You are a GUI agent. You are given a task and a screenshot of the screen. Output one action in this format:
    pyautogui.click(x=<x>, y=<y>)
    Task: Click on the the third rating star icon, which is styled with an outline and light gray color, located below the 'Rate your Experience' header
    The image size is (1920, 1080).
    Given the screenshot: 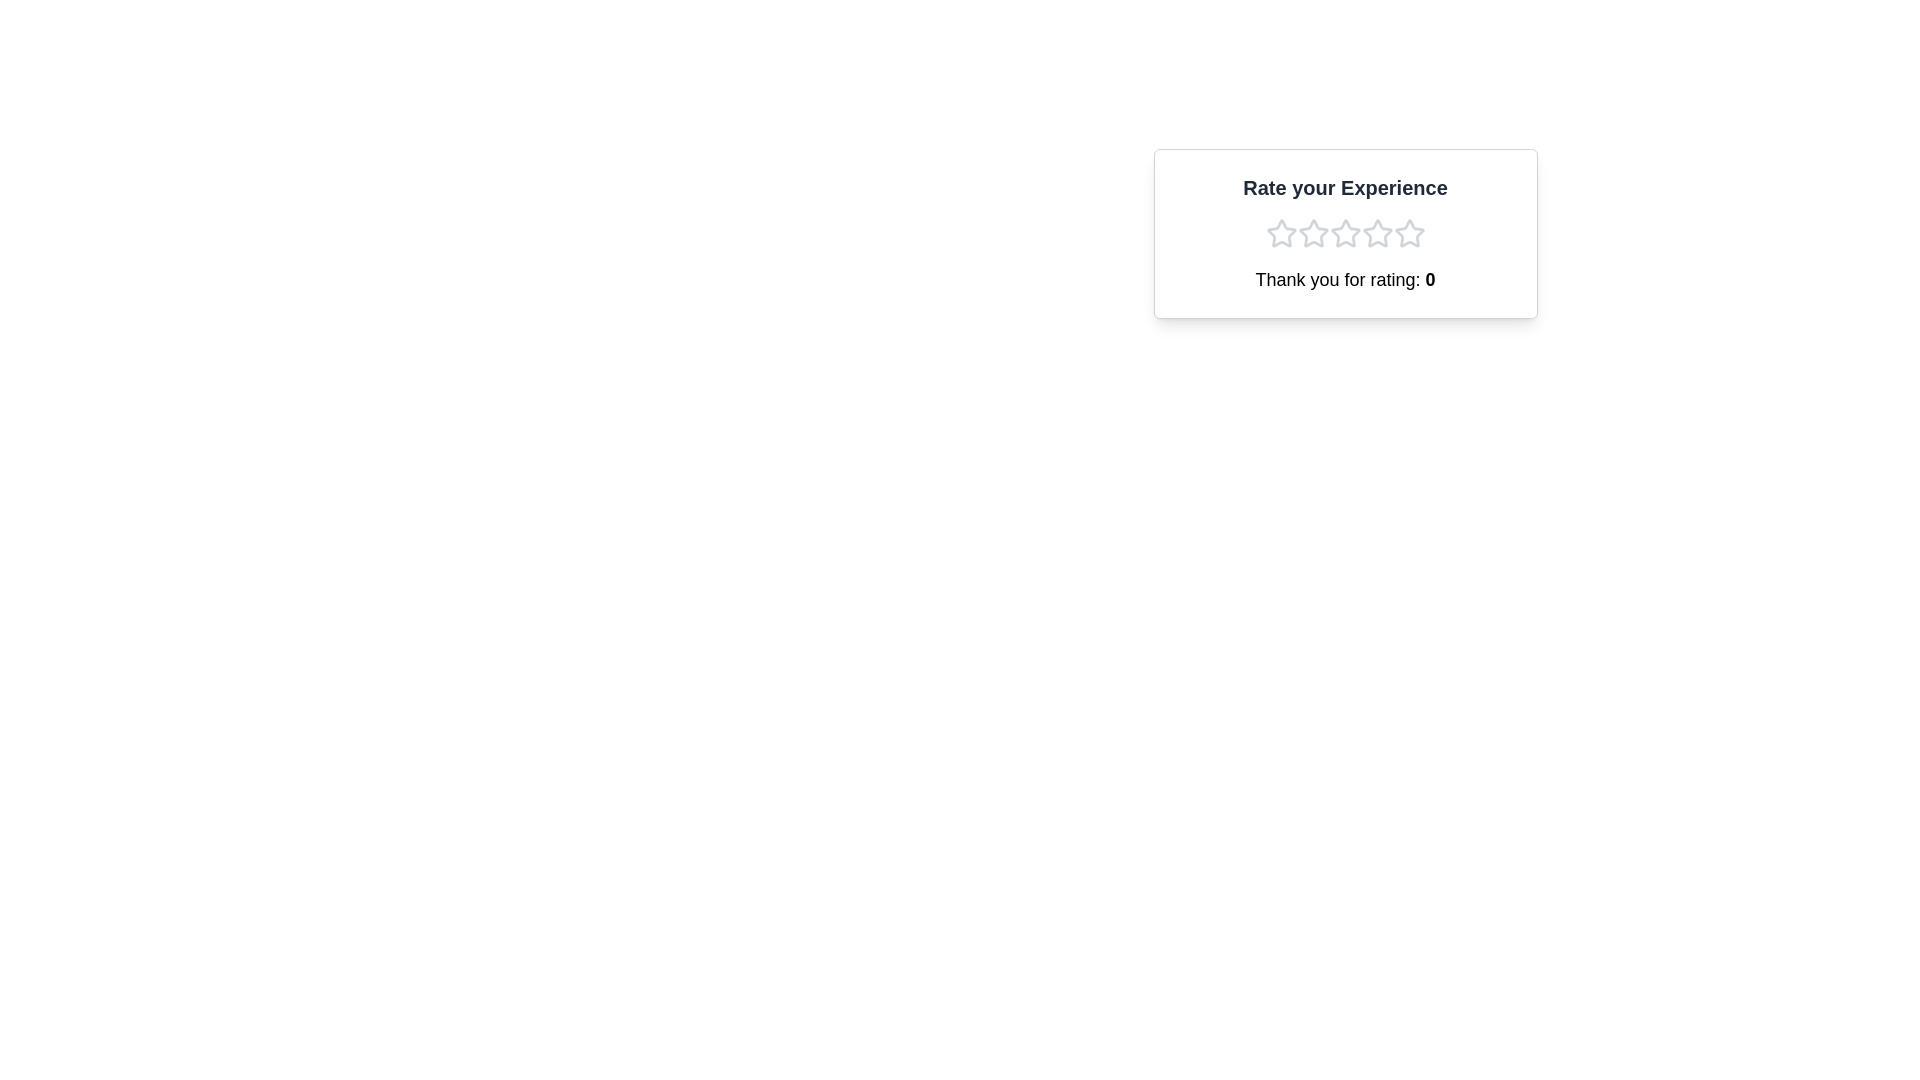 What is the action you would take?
    pyautogui.click(x=1345, y=233)
    